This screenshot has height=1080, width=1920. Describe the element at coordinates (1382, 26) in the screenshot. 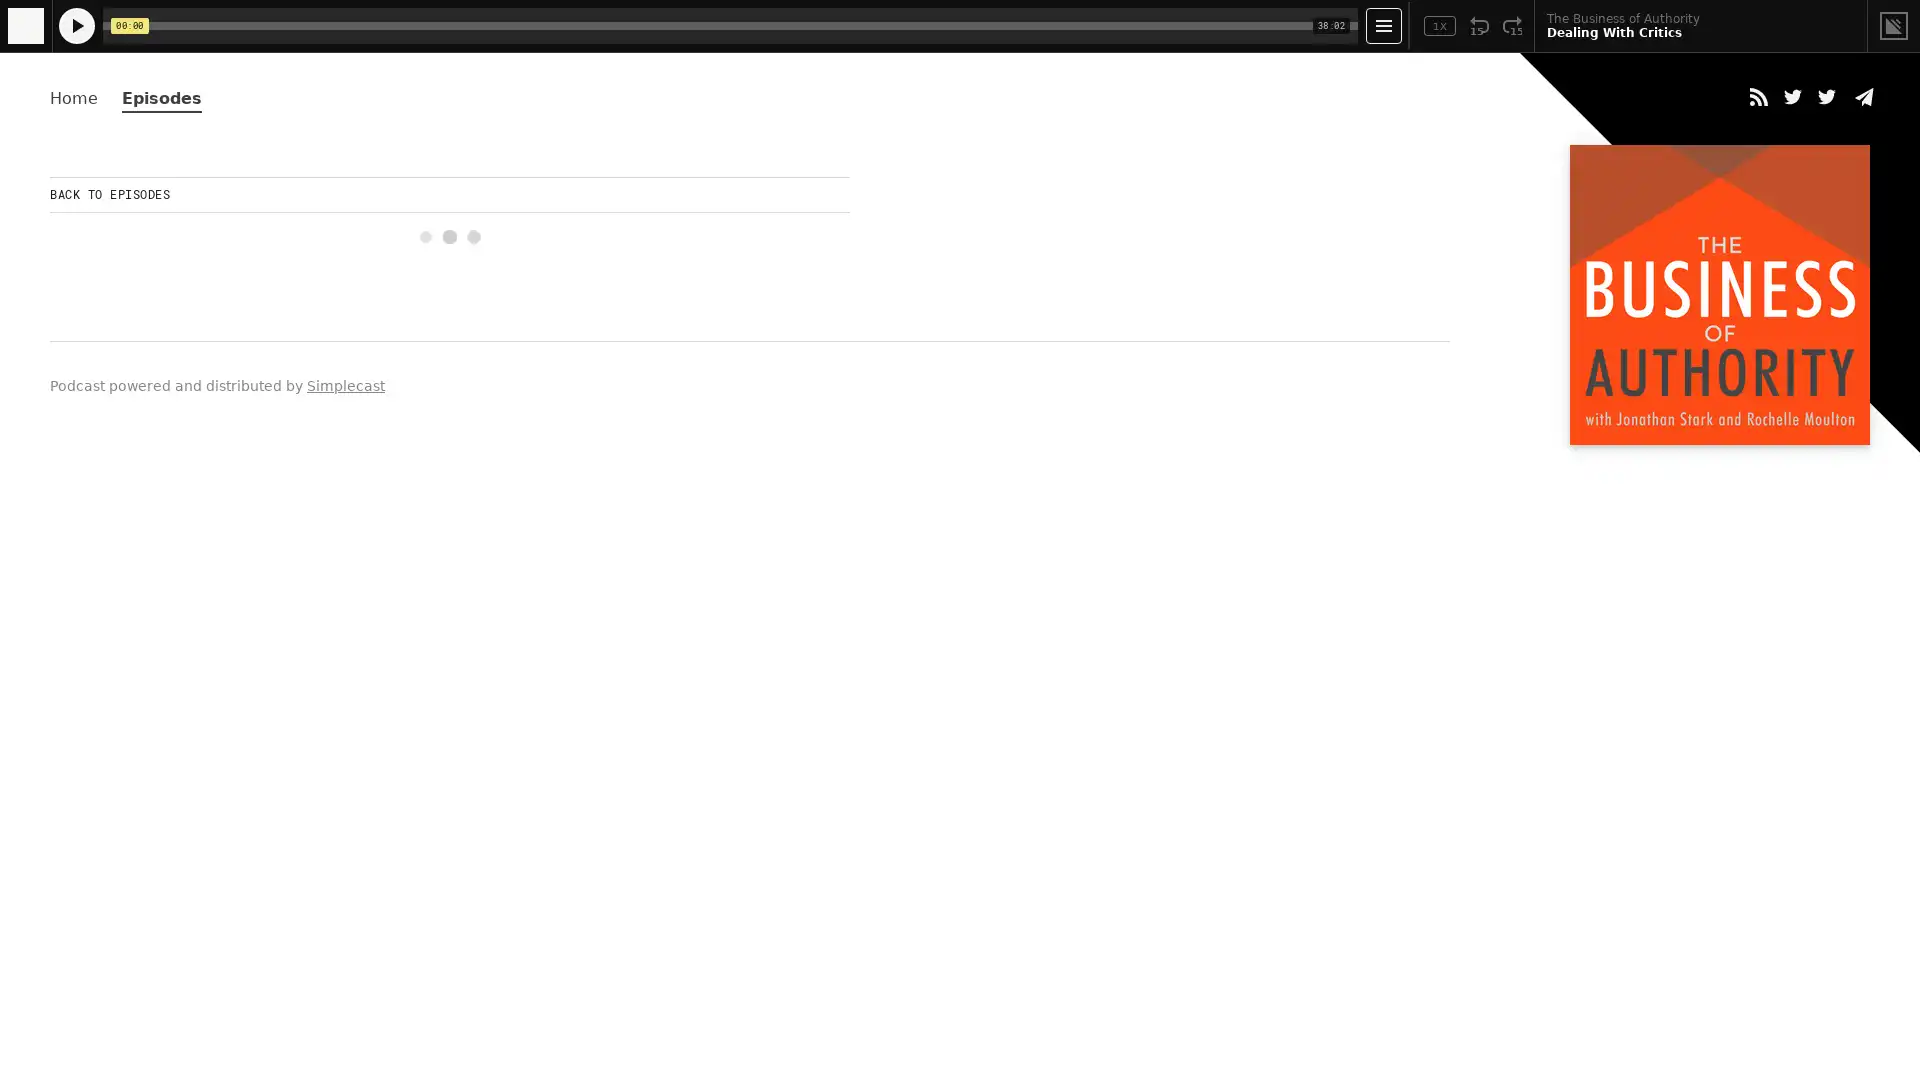

I see `Open Player Settings` at that location.